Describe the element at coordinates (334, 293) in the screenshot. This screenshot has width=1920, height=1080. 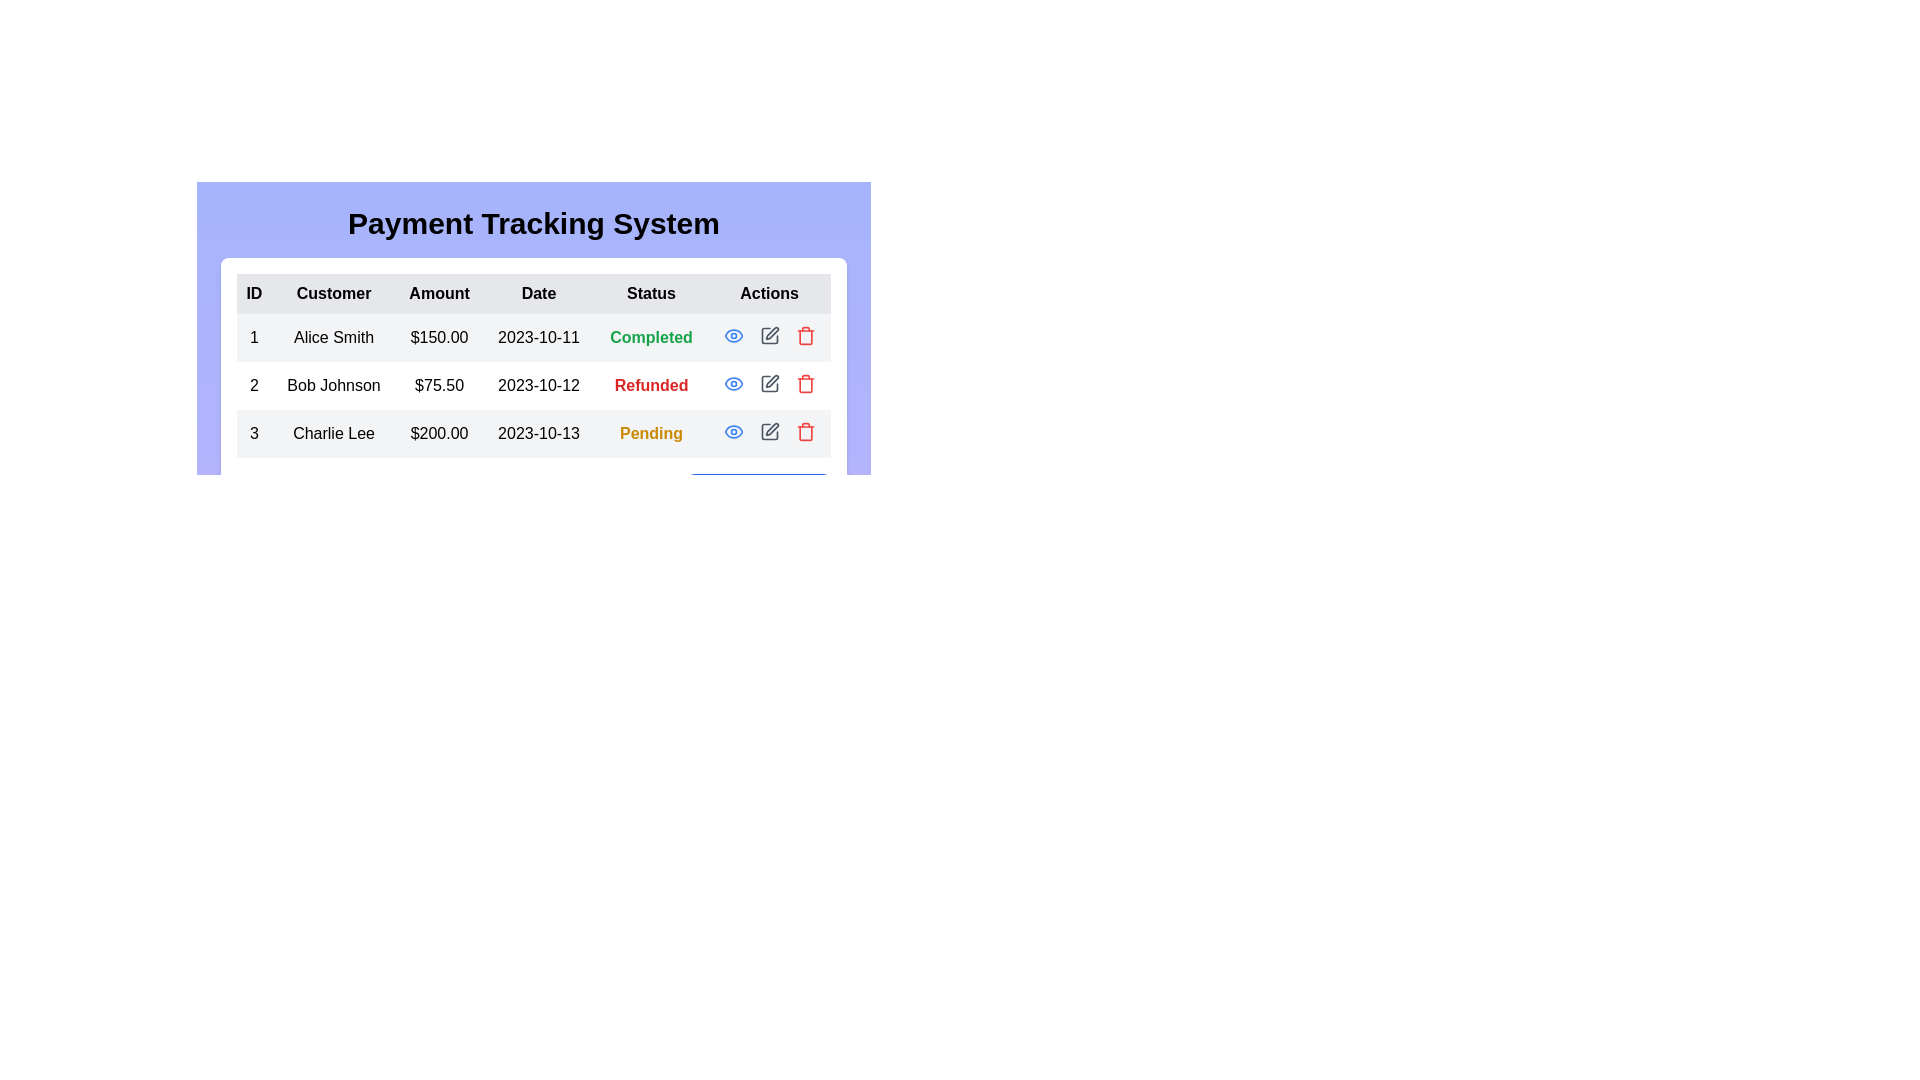
I see `the 'Customer' text label header, which is the second column header in a table` at that location.